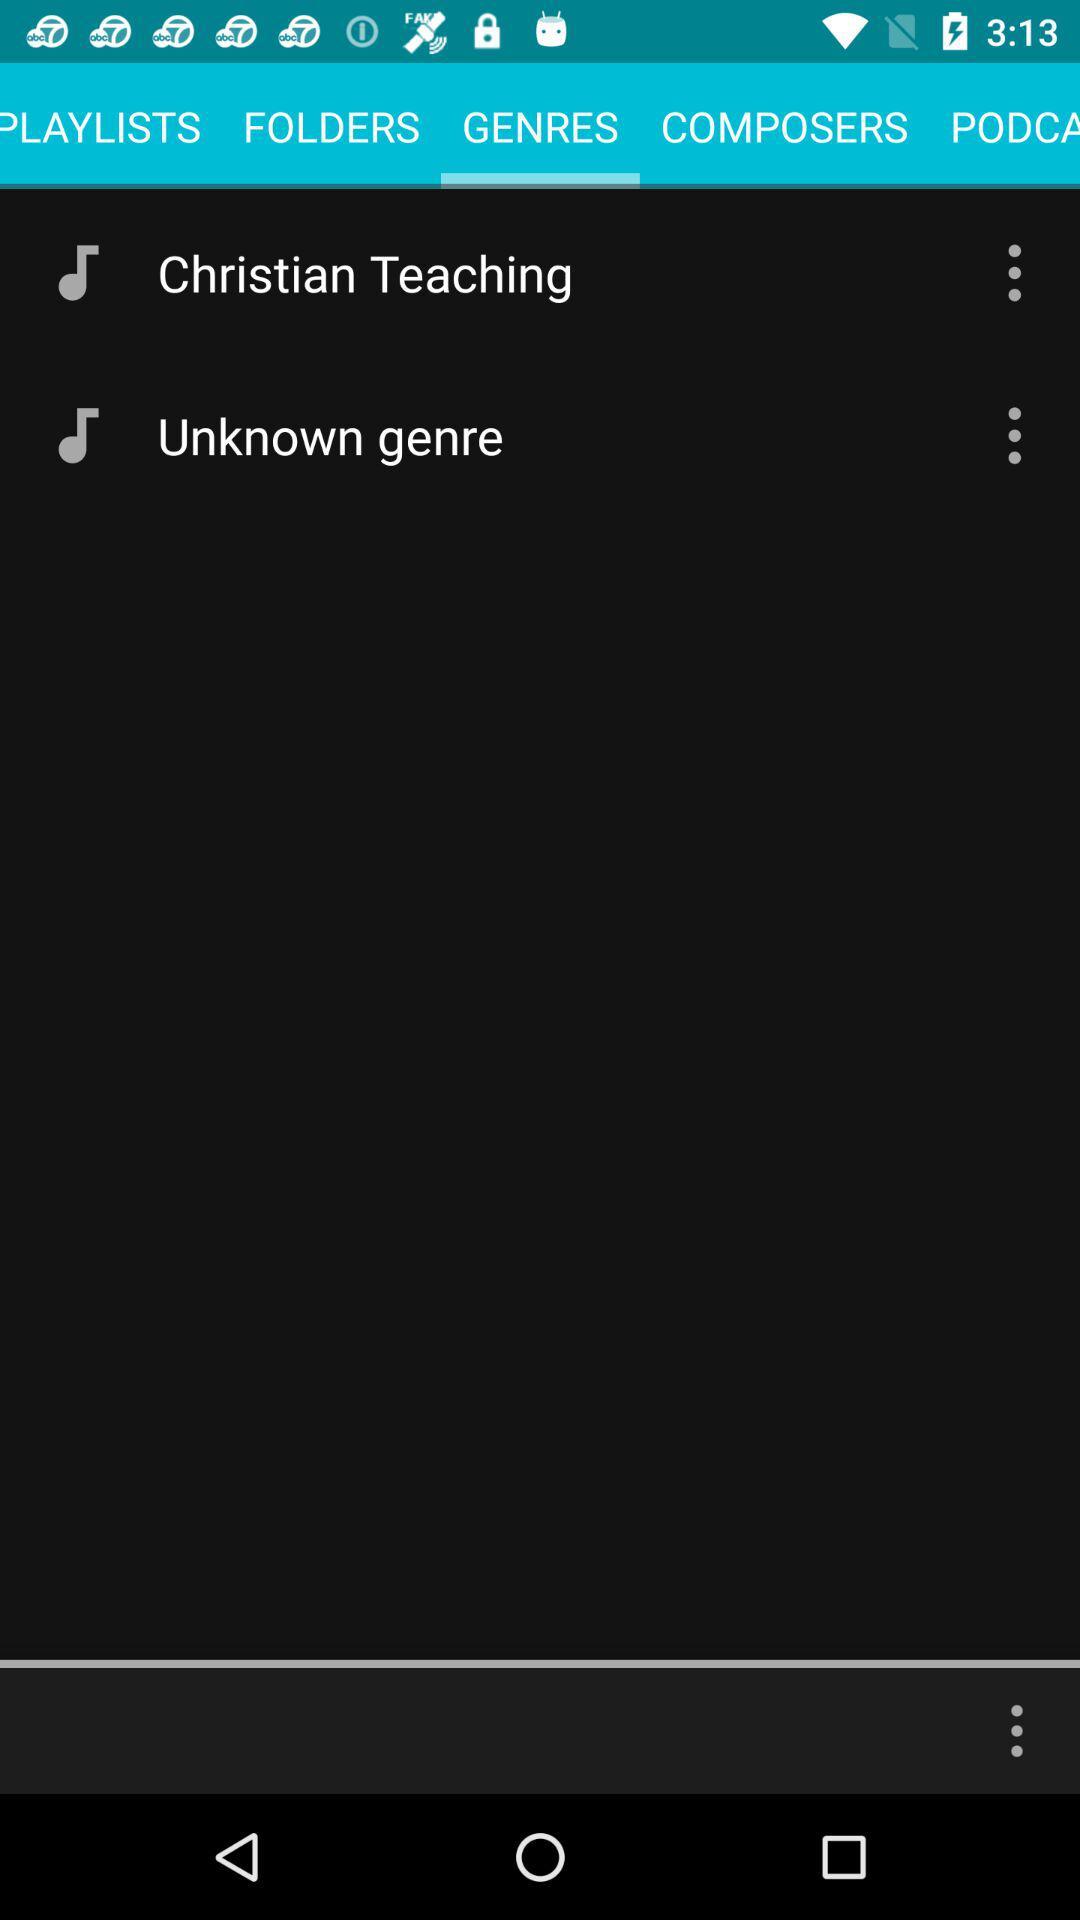 The height and width of the screenshot is (1920, 1080). Describe the element at coordinates (1017, 1730) in the screenshot. I see `the more icon` at that location.